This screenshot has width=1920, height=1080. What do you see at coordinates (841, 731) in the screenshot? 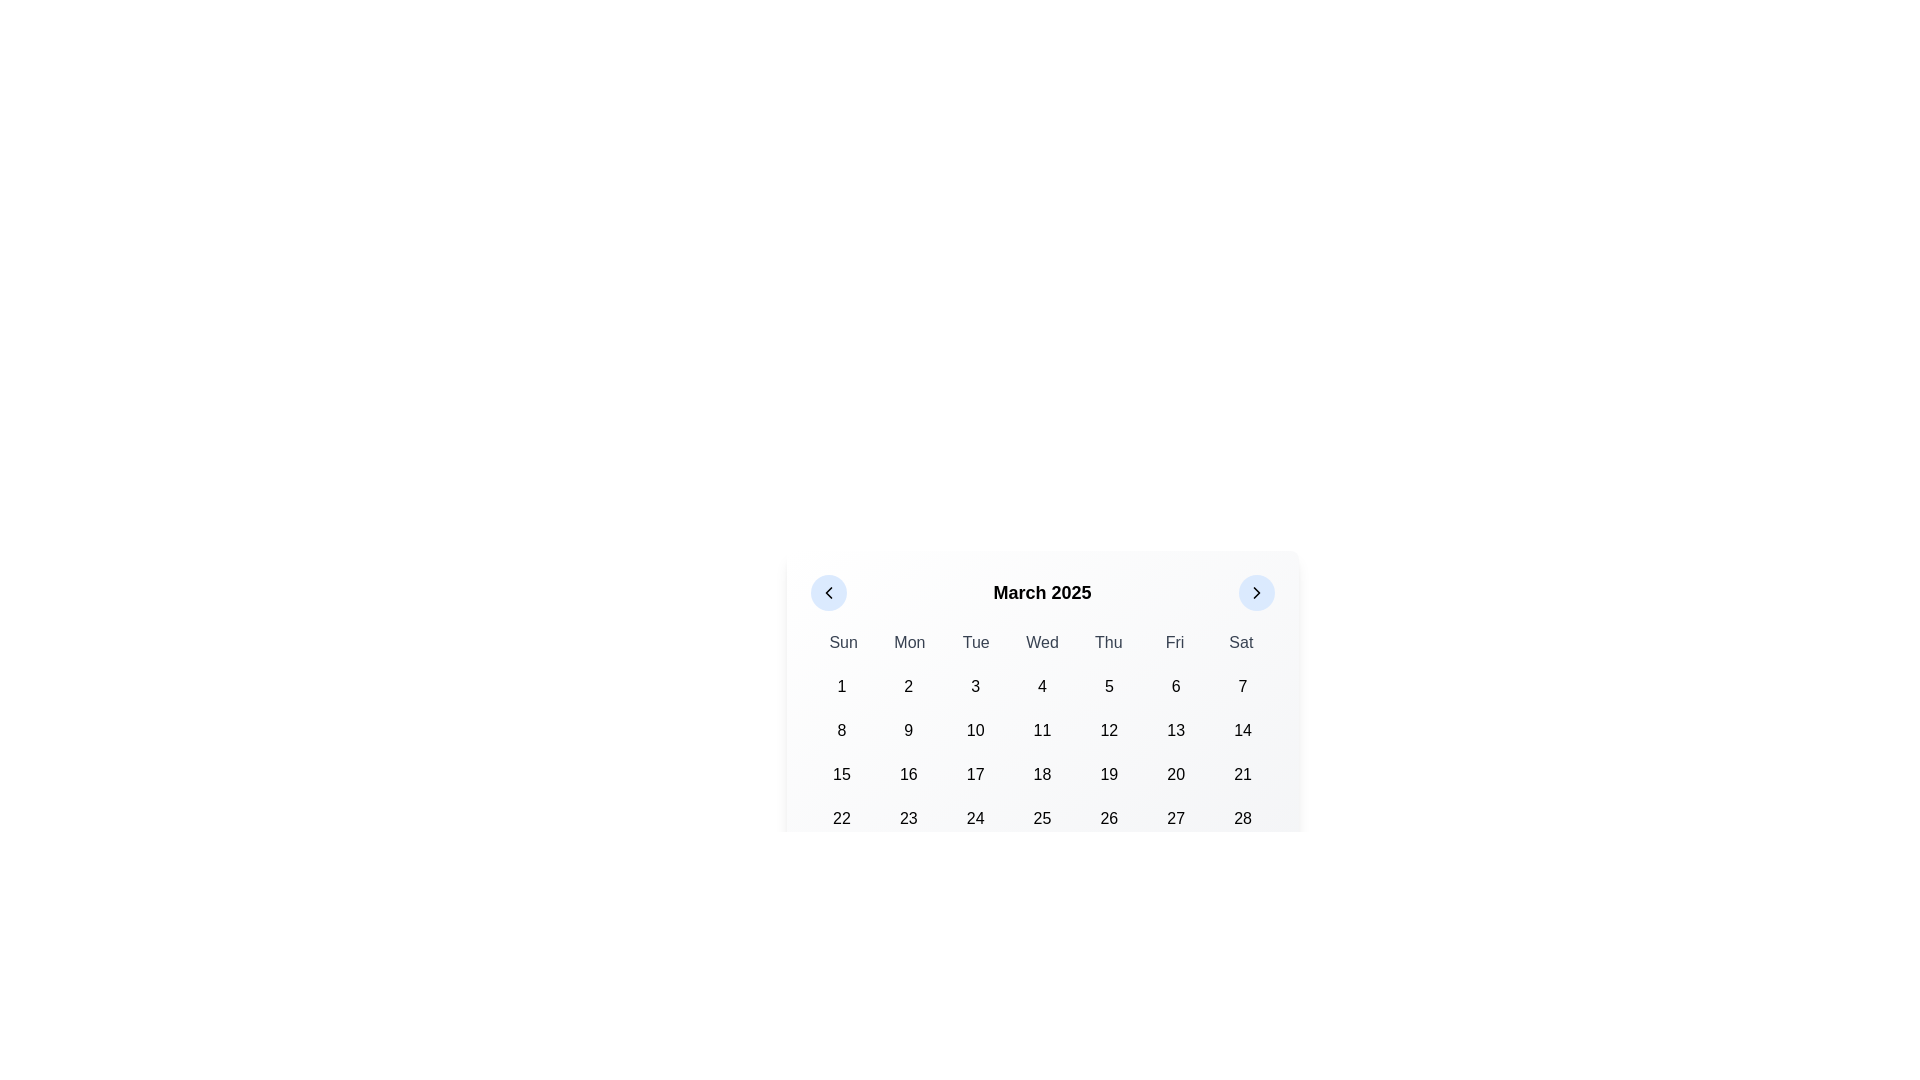
I see `the calendar day cell displaying the number '8'` at bounding box center [841, 731].